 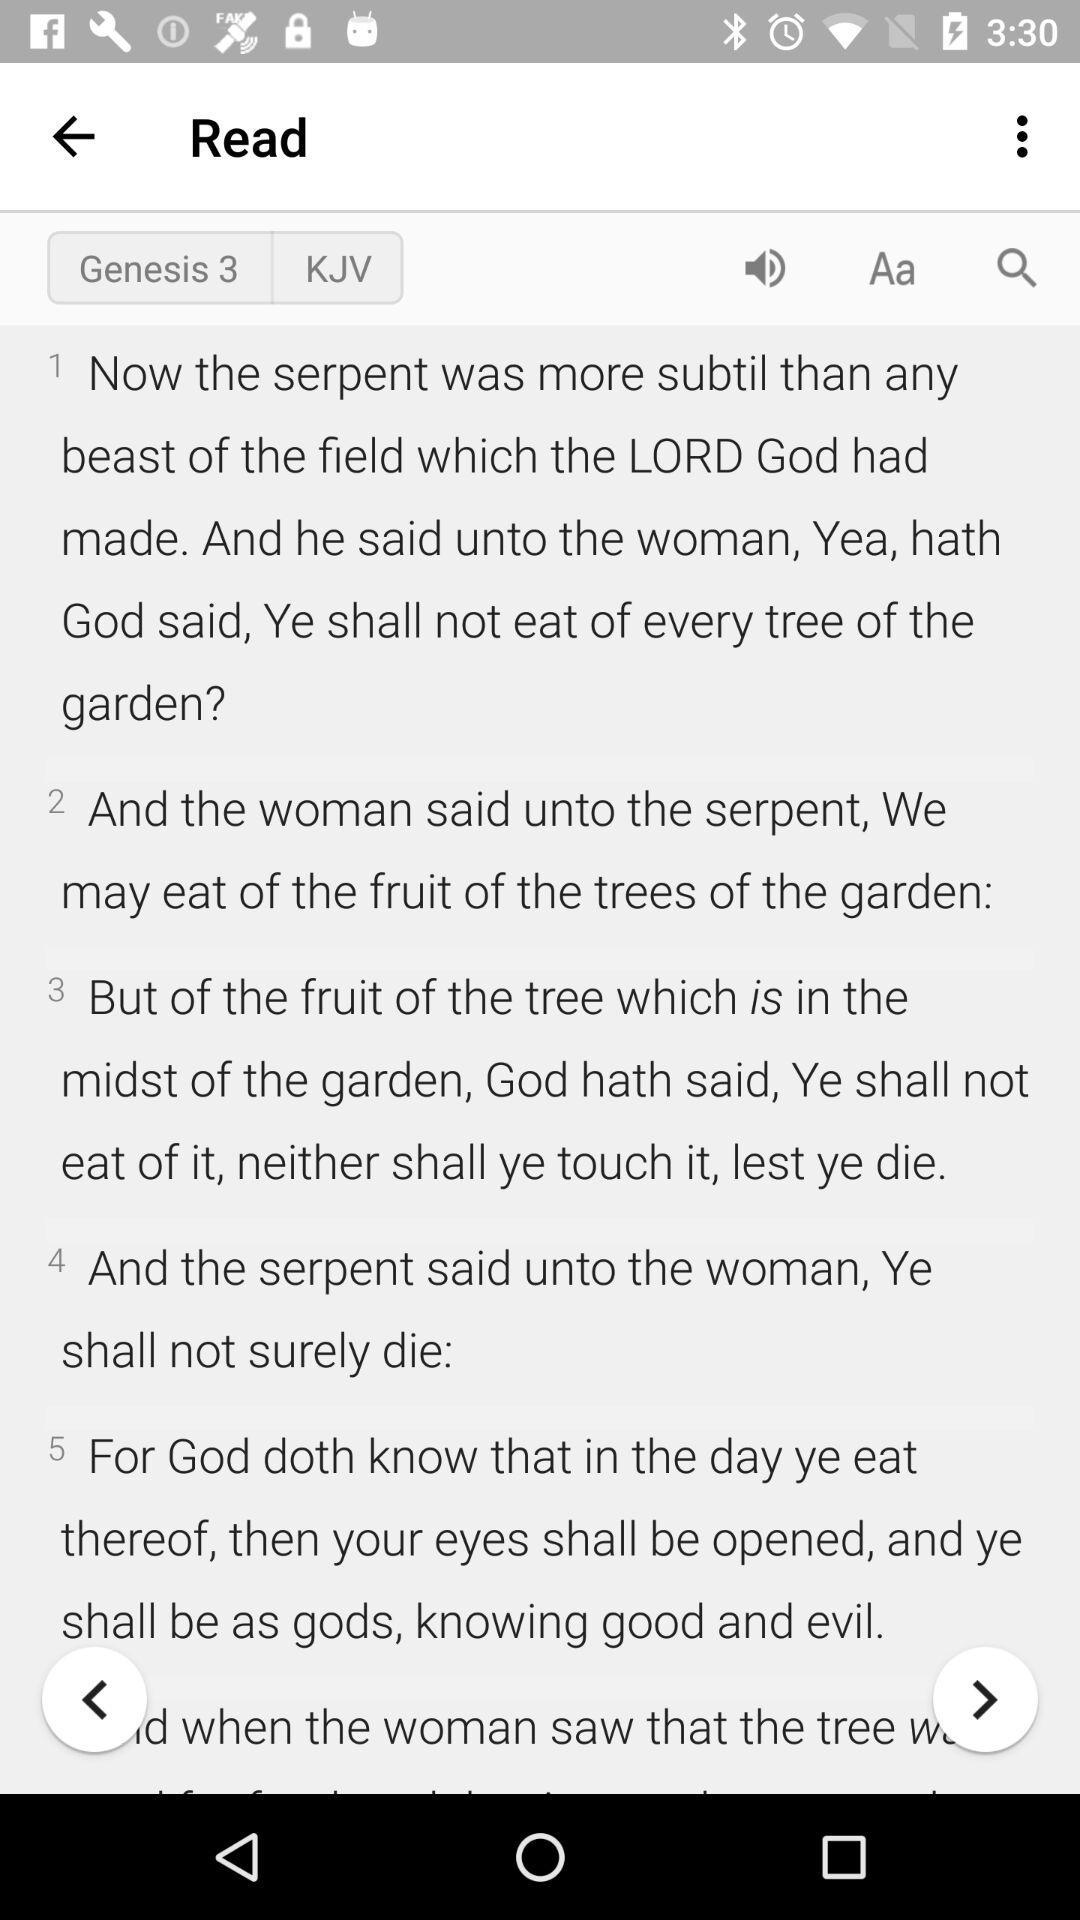 I want to click on item above 1 now the icon, so click(x=337, y=266).